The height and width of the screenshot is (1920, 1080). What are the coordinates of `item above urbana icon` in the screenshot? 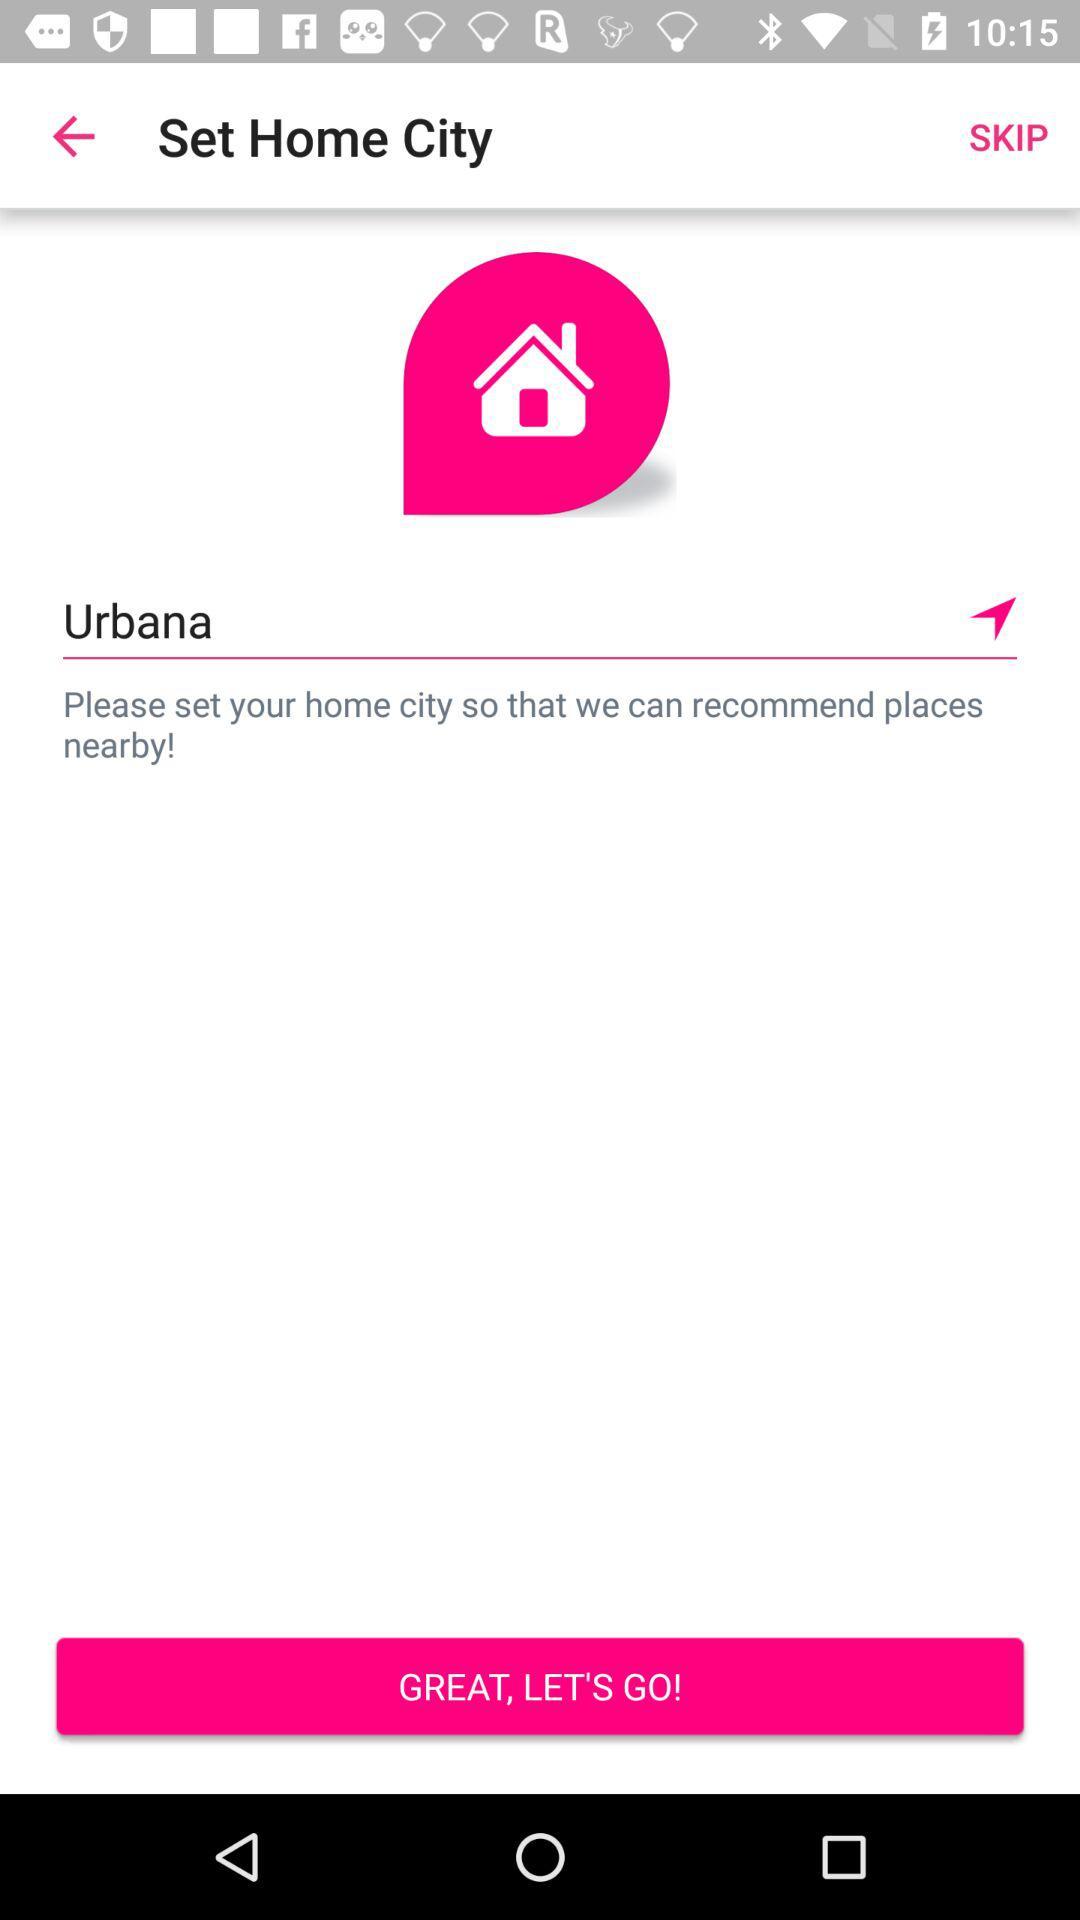 It's located at (72, 135).